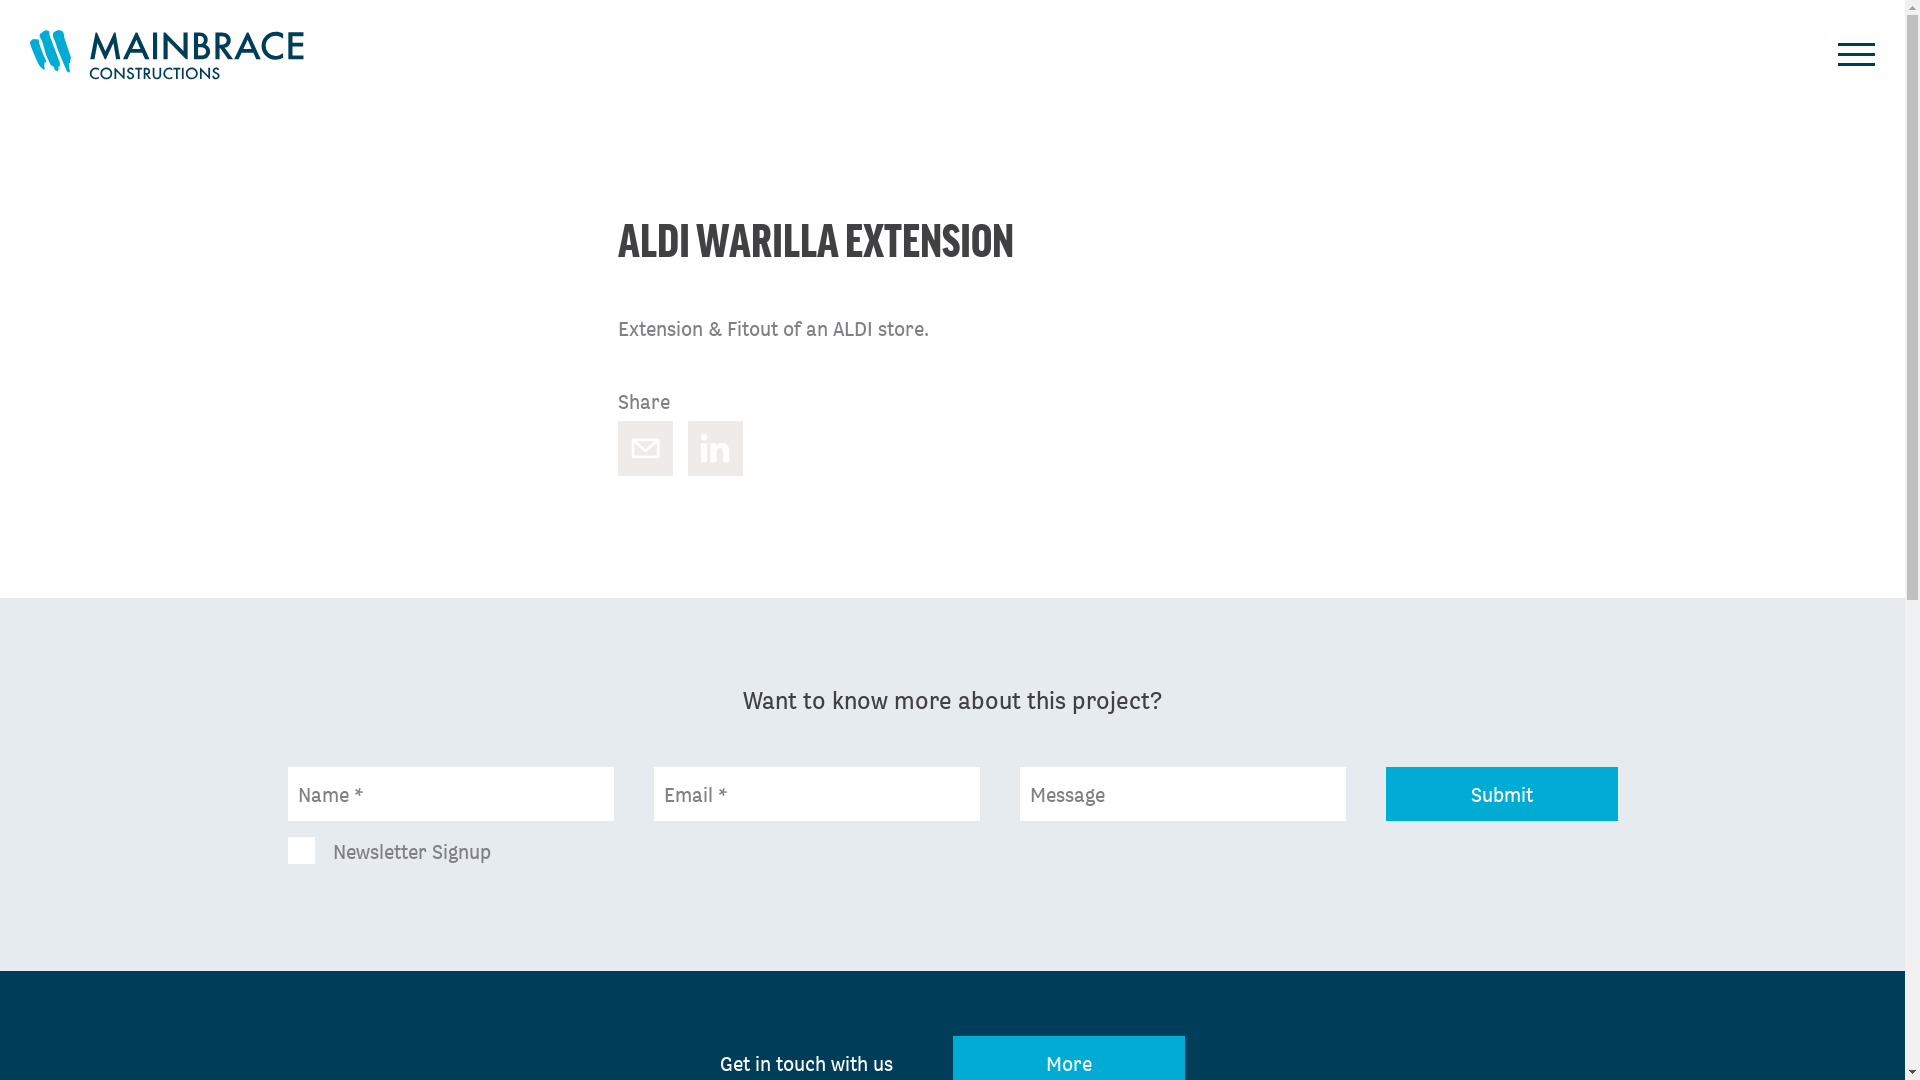 This screenshot has height=1080, width=1920. Describe the element at coordinates (1502, 793) in the screenshot. I see `'Submit'` at that location.